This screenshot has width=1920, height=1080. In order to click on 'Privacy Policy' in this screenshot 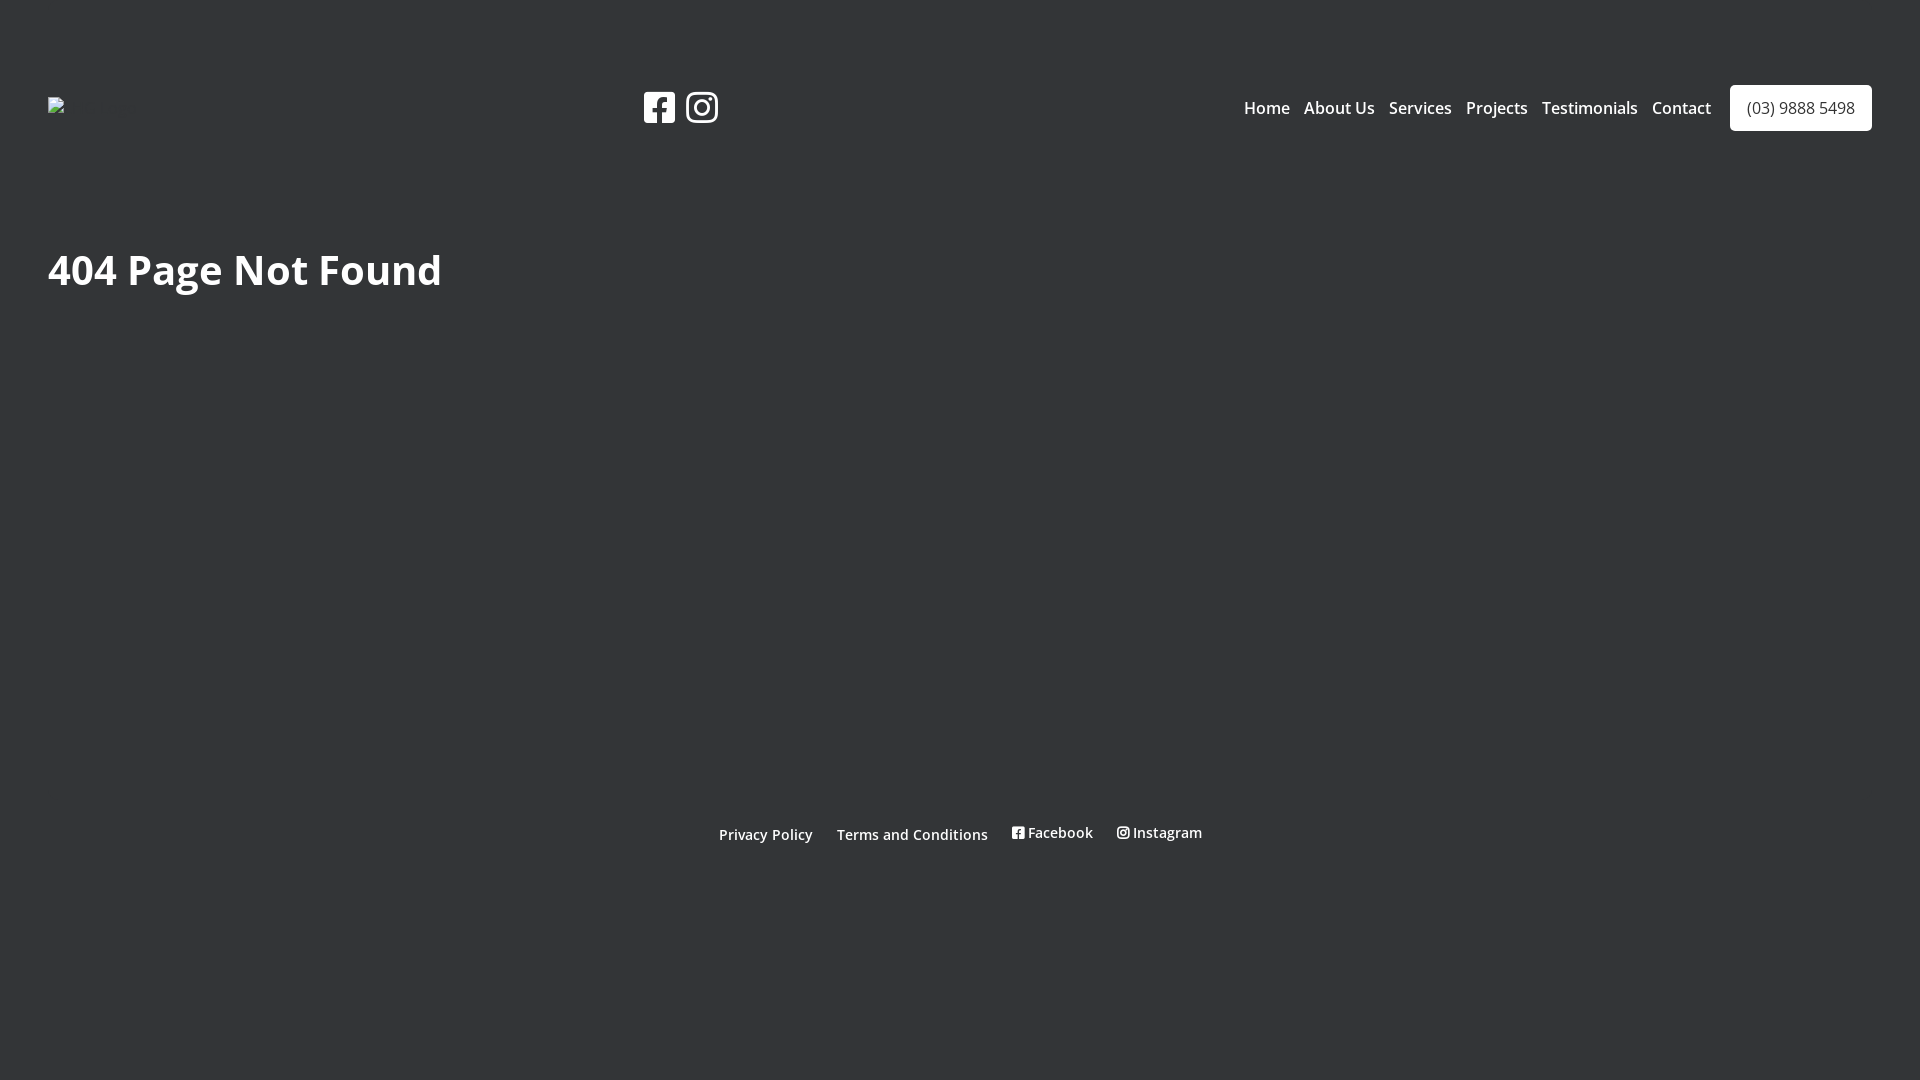, I will do `click(718, 834)`.